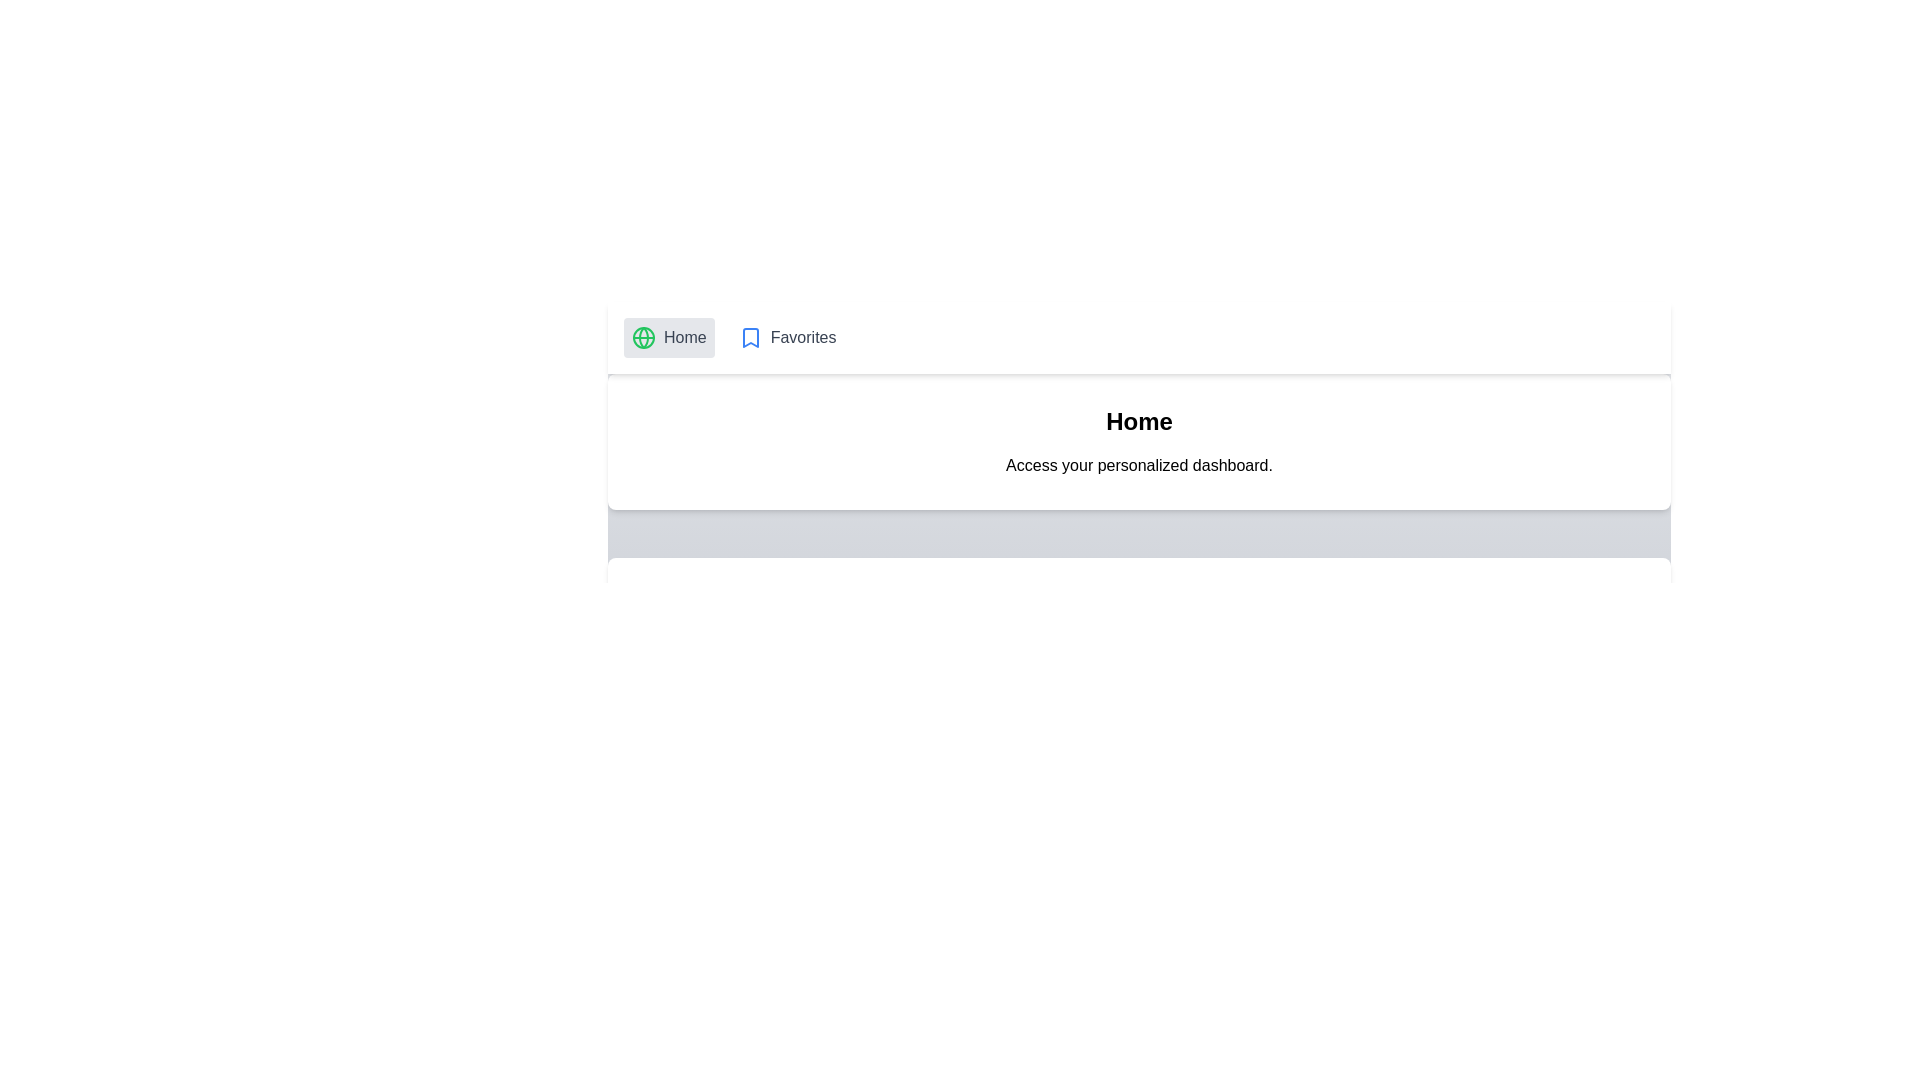  What do you see at coordinates (749, 337) in the screenshot?
I see `the 'Favorites' bookmark icon located in the menu, positioned to the left of the 'Favorites' text label` at bounding box center [749, 337].